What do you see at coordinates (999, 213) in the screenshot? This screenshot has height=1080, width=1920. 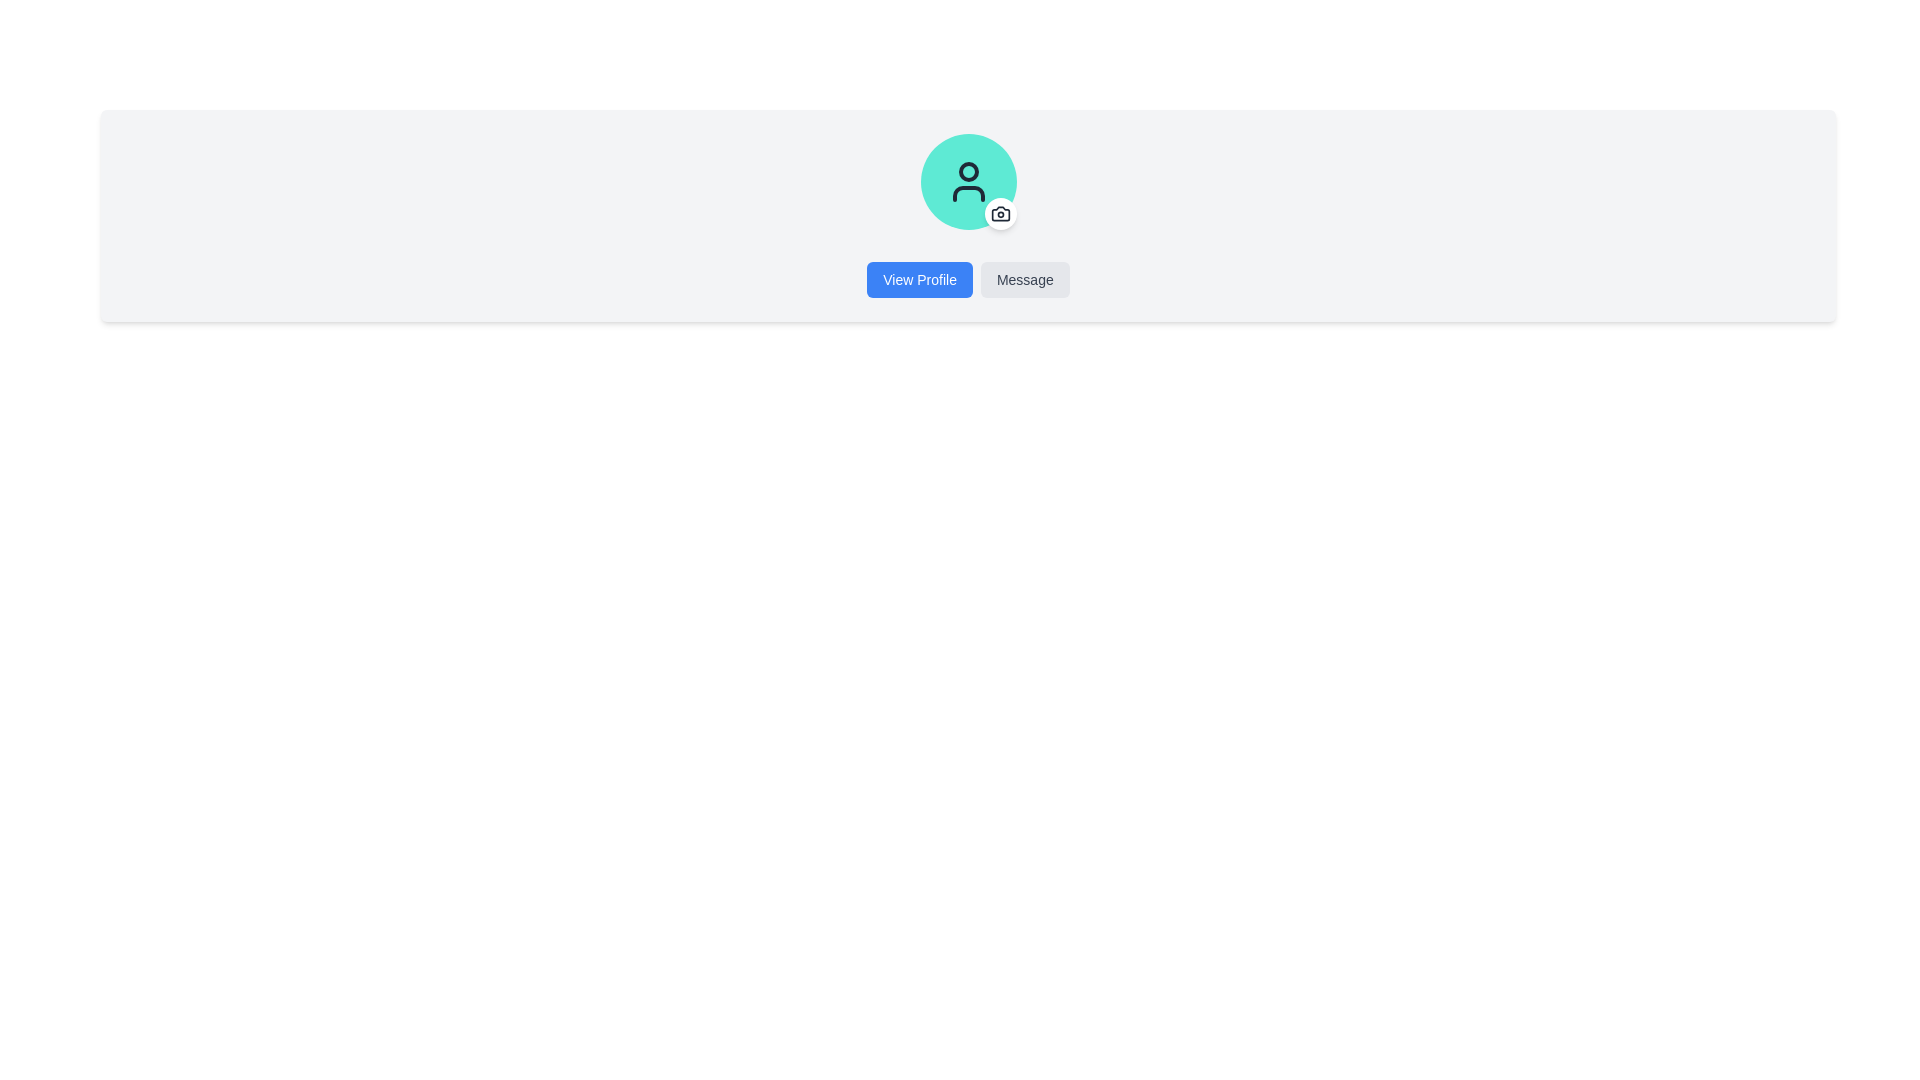 I see `the small circular button with a white background and camera icon at its center, located at the bottom-right corner of the teal circular user profile section` at bounding box center [999, 213].